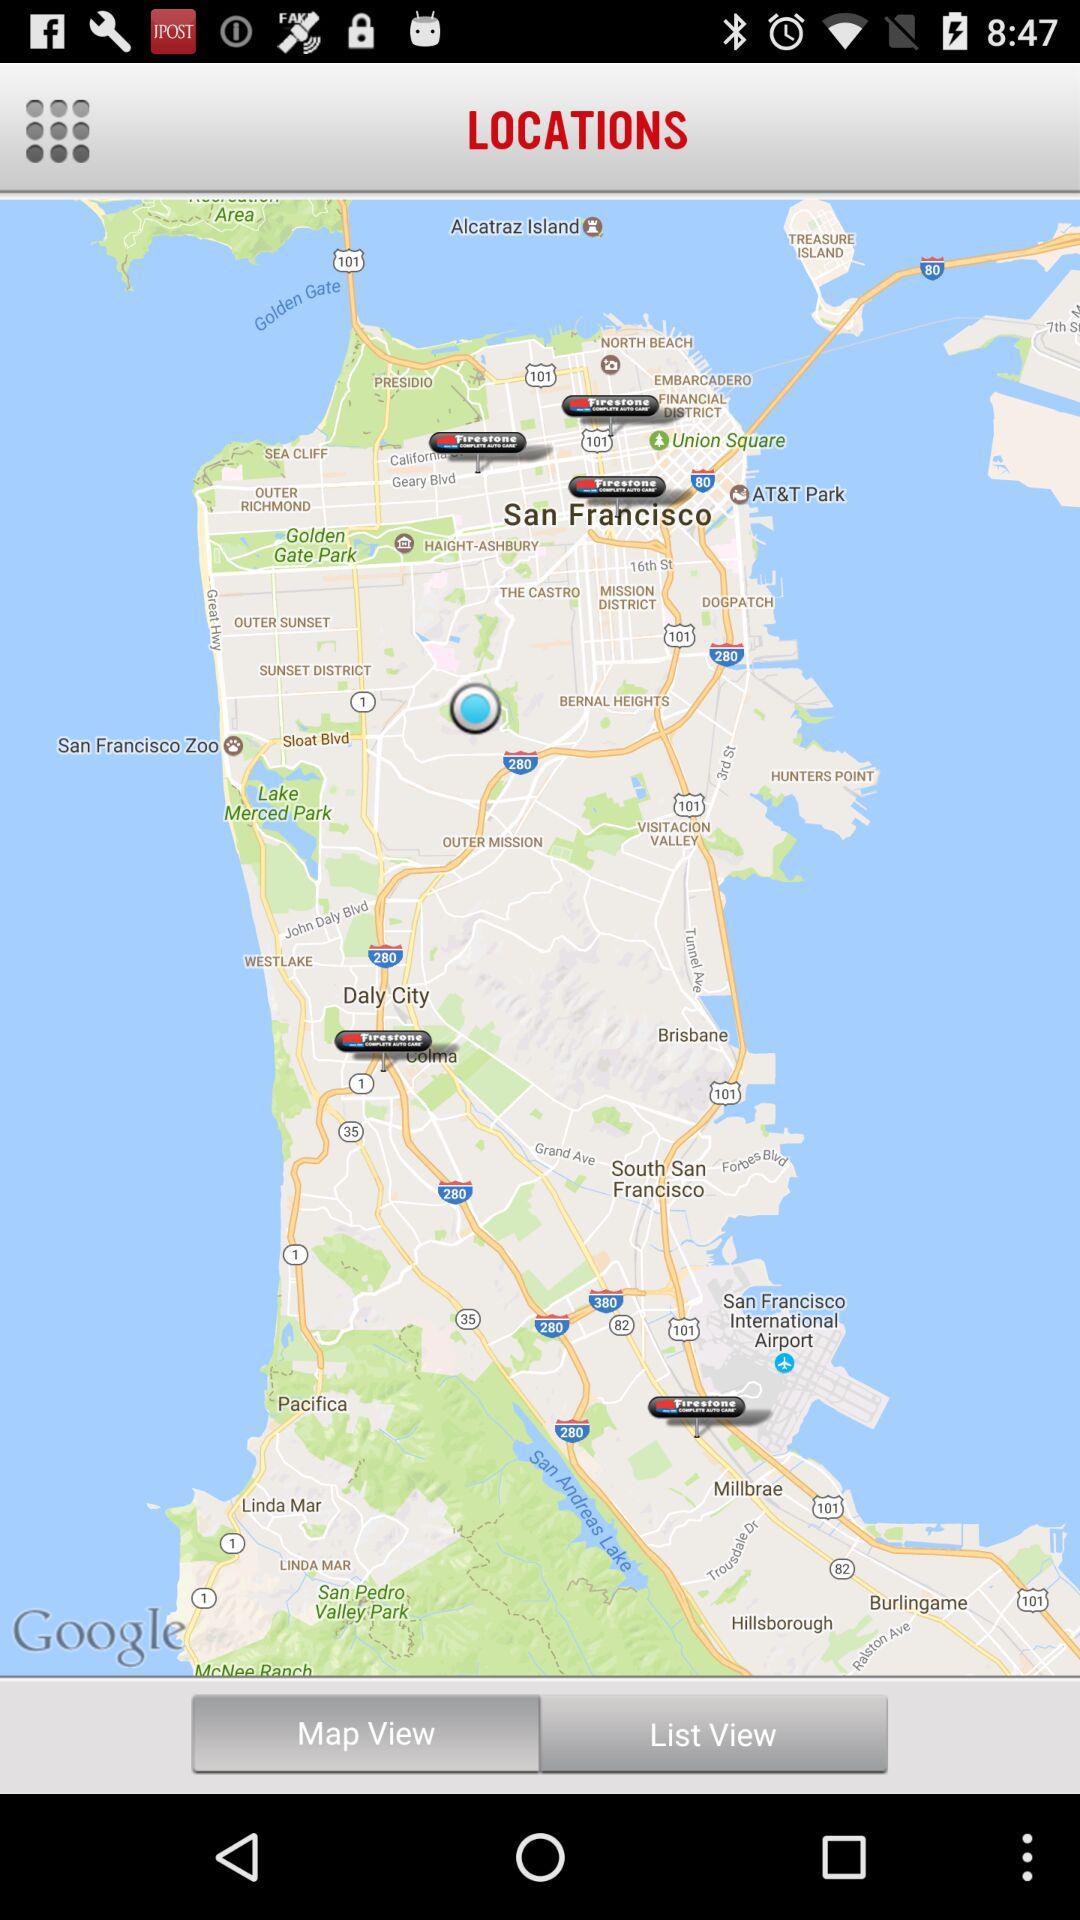 The height and width of the screenshot is (1920, 1080). Describe the element at coordinates (56, 130) in the screenshot. I see `menu` at that location.